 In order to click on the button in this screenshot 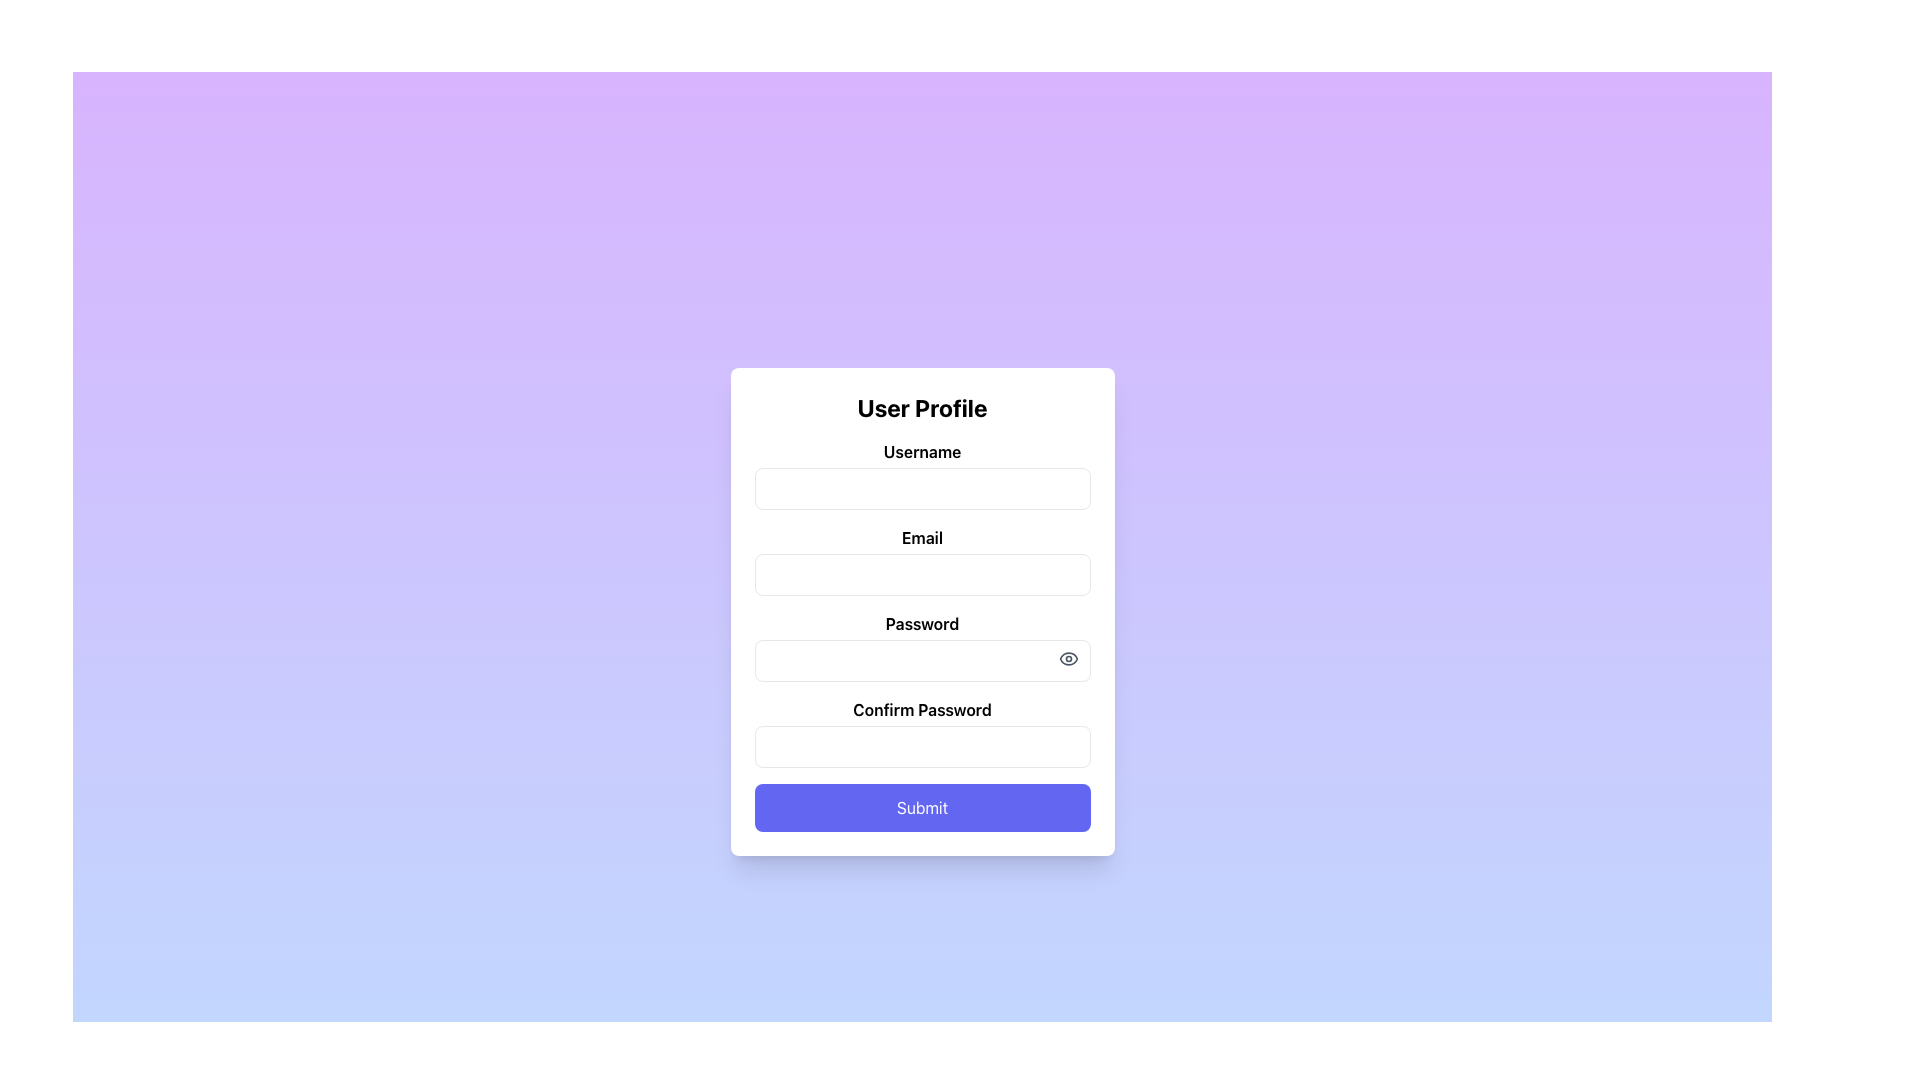, I will do `click(1067, 658)`.